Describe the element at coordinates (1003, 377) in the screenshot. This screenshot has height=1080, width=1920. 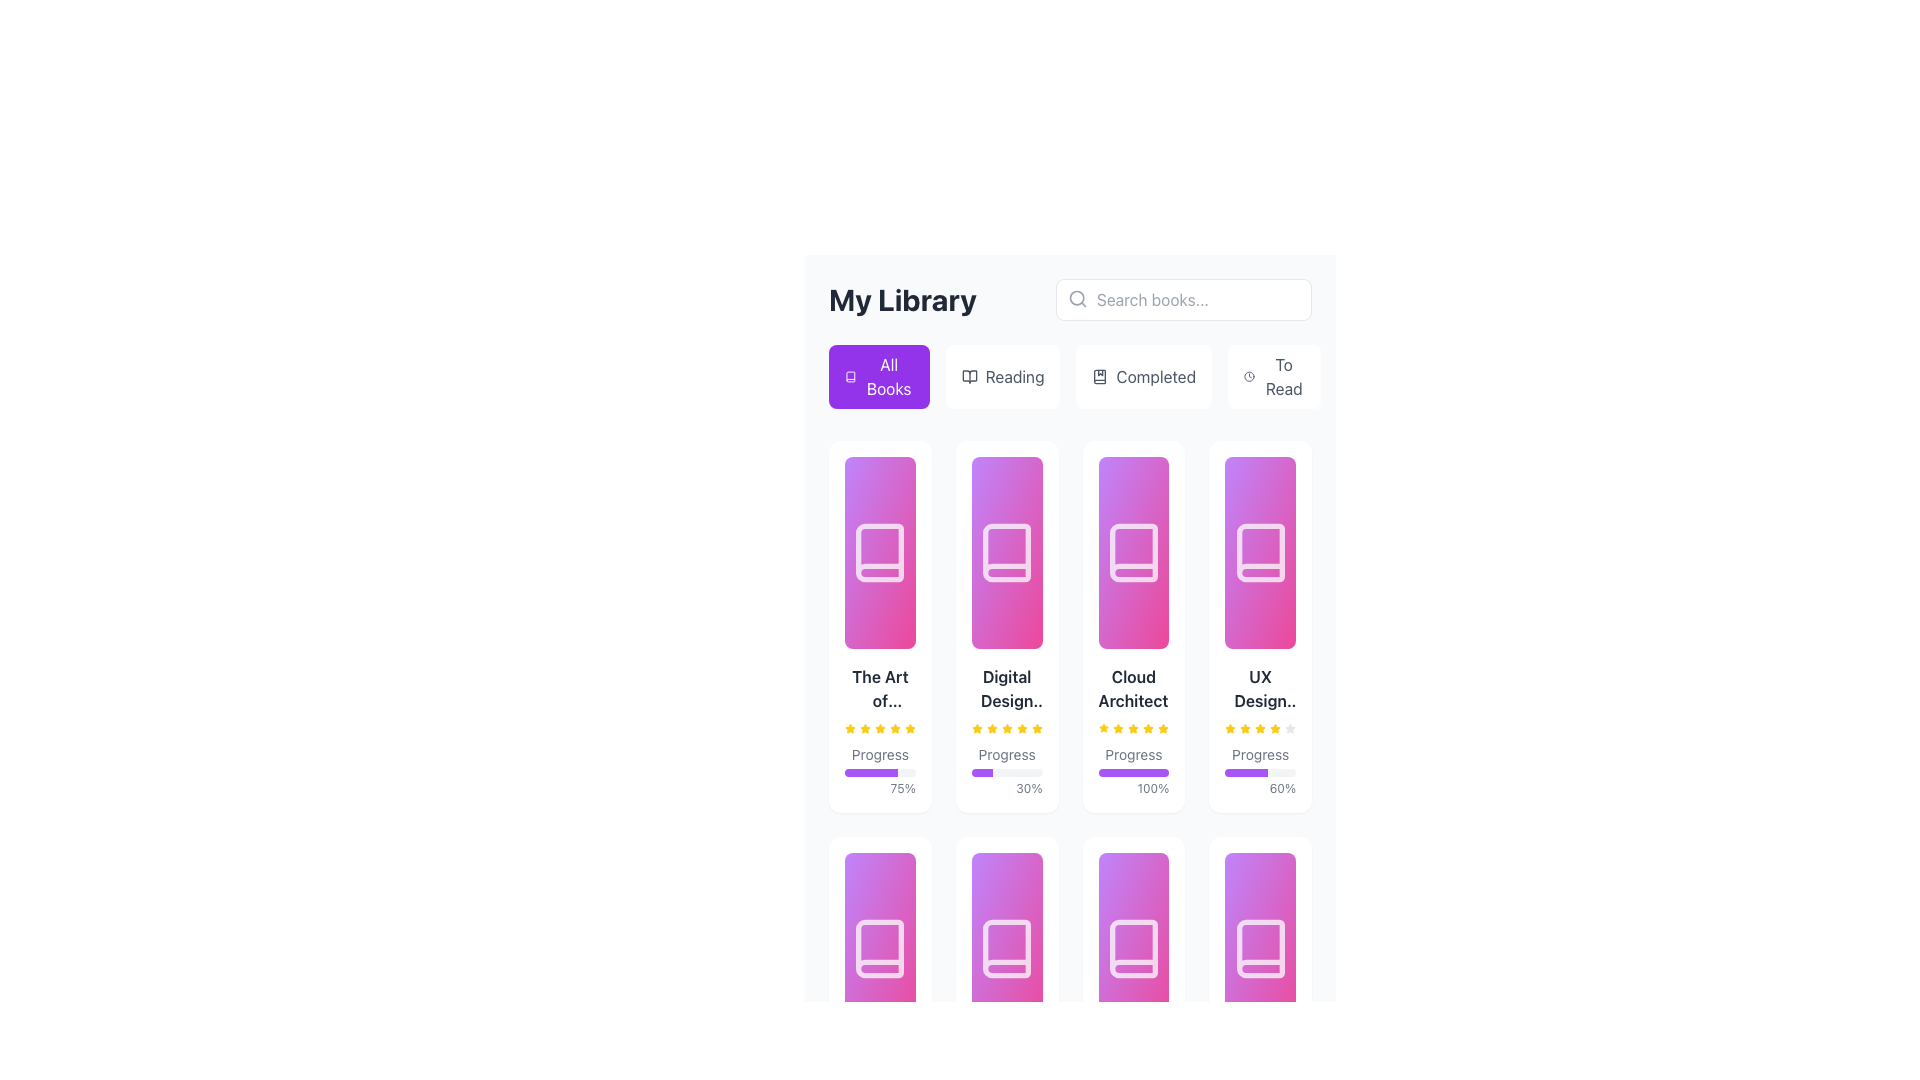
I see `the 'Reading' button in the 'My Library' section to filter the list to currently reading books` at that location.